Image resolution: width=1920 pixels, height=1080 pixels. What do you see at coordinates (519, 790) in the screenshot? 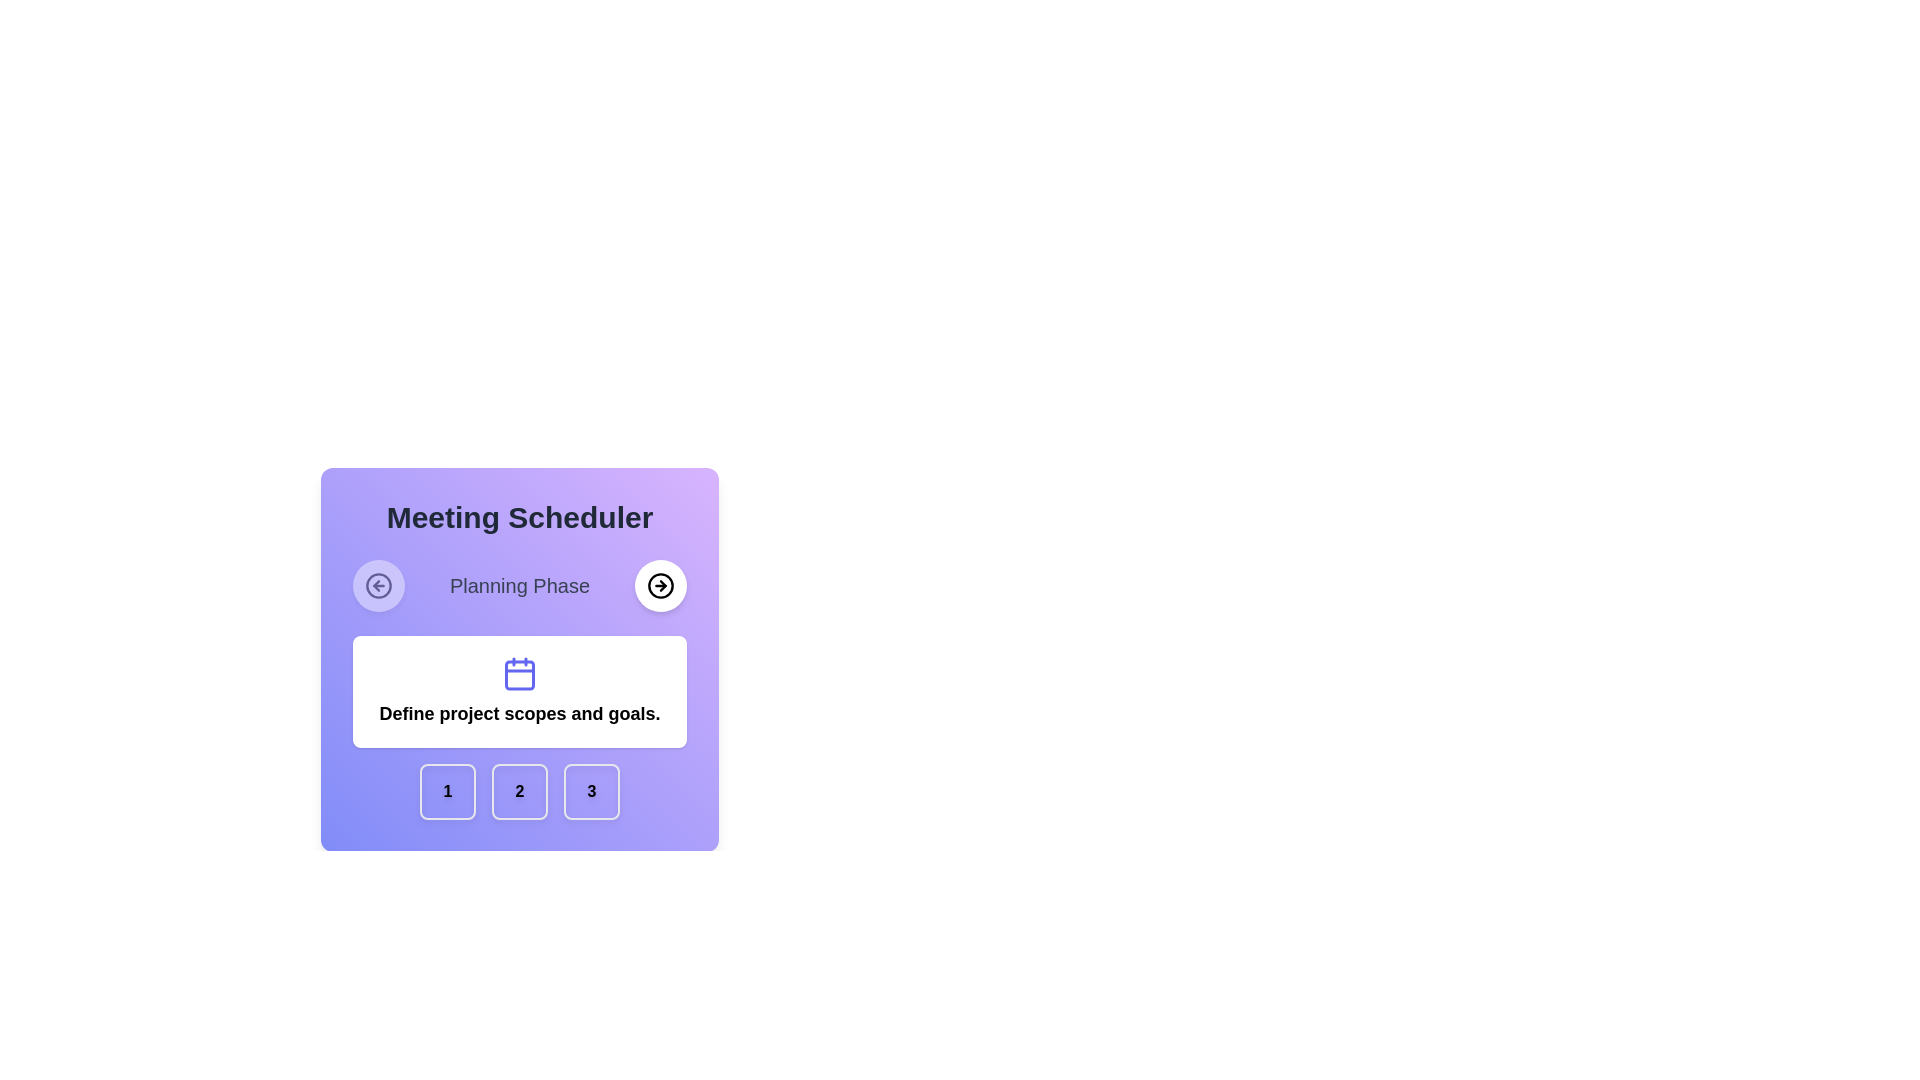
I see `the button-like UI element with a purple background and the numeral '2' in the center, which is the second button in a sequence of three aligned horizontally beneath the text 'Define project scopes and goals.'` at bounding box center [519, 790].